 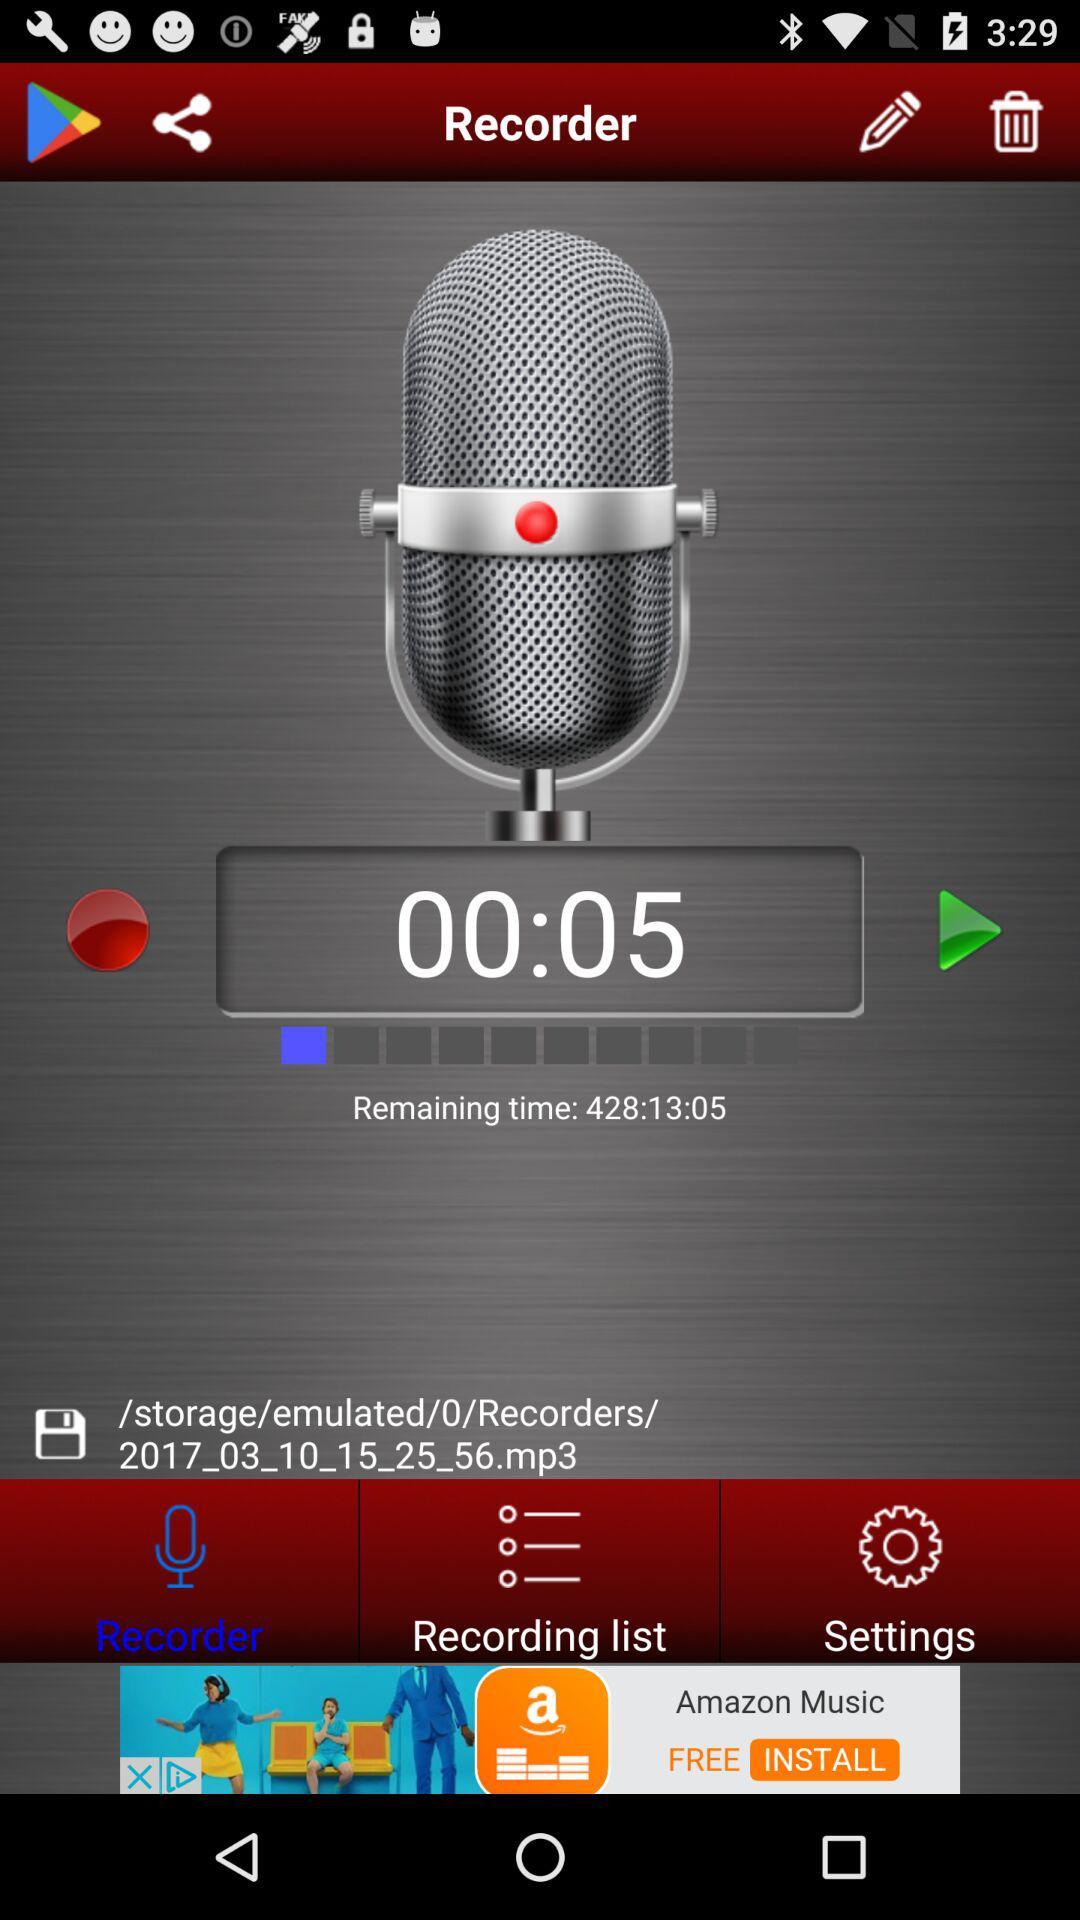 I want to click on settings, so click(x=900, y=1569).